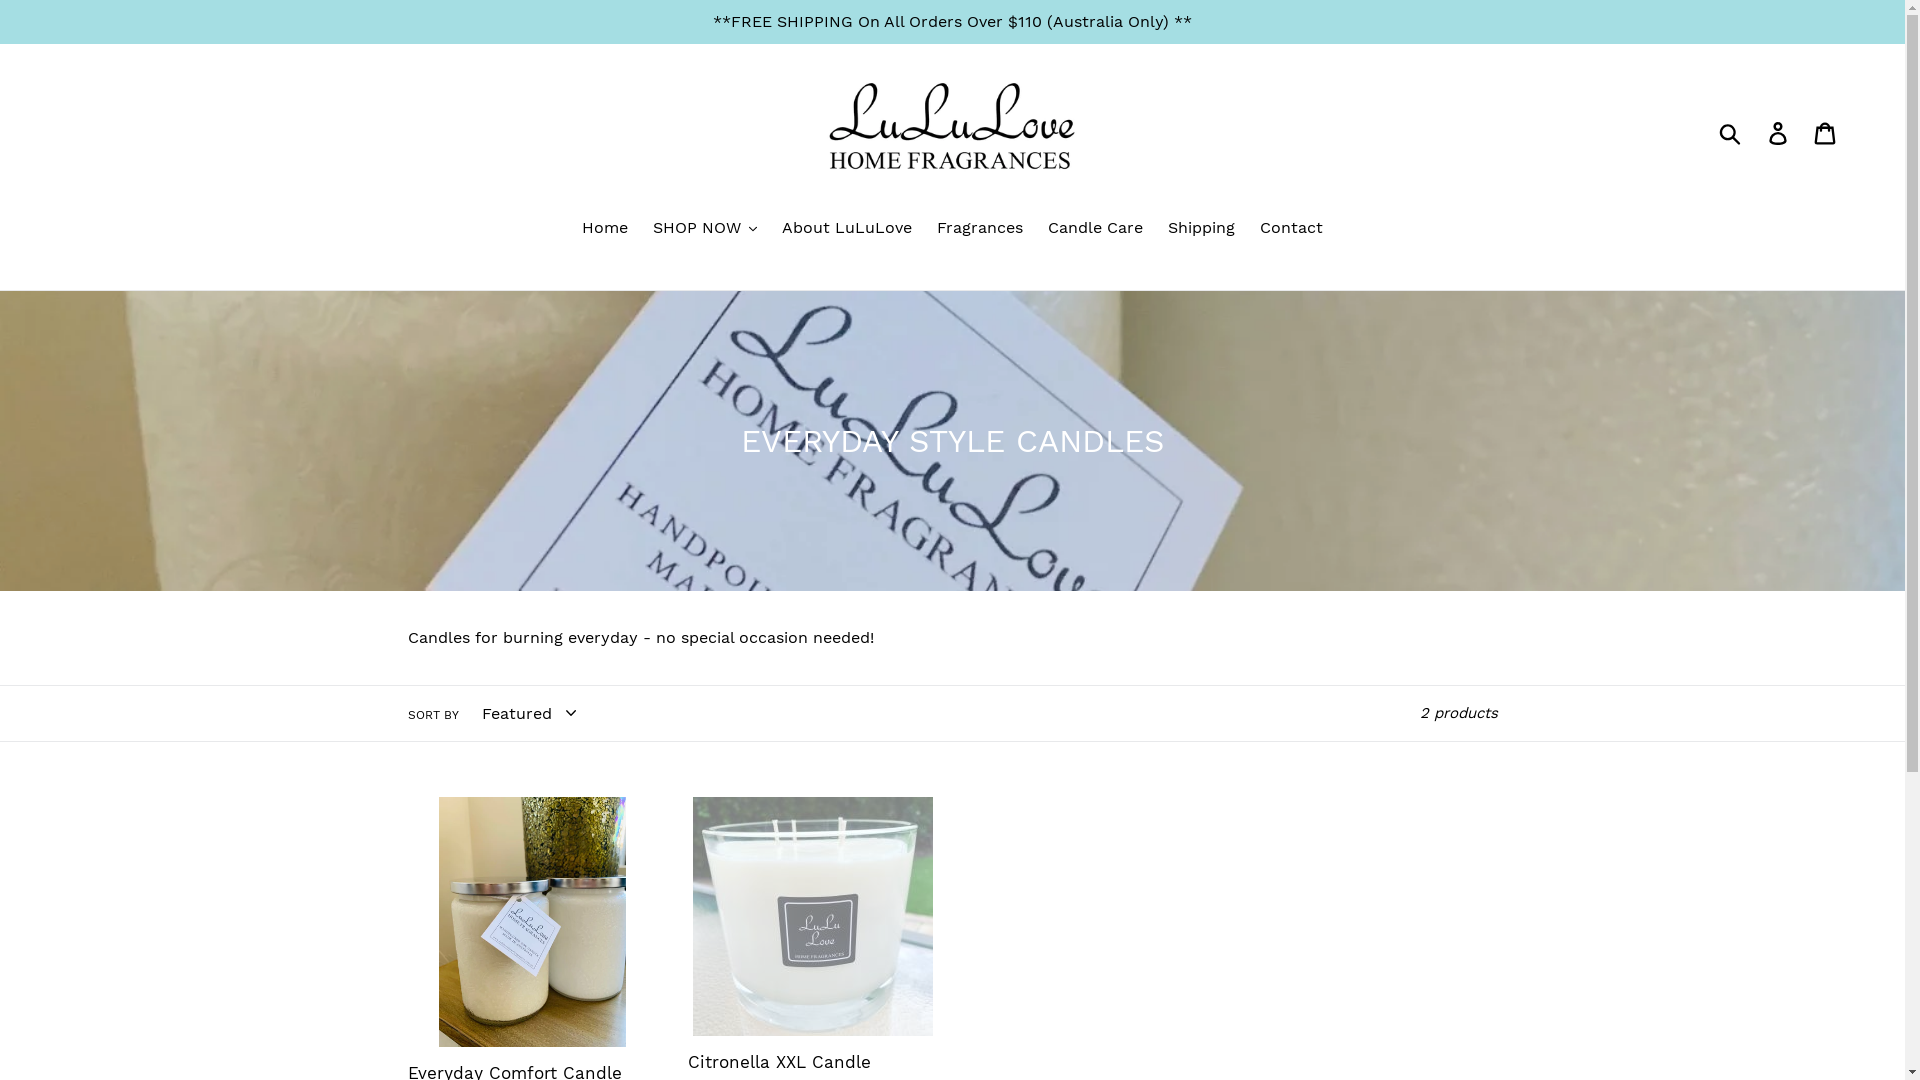 The image size is (1920, 1080). Describe the element at coordinates (1291, 228) in the screenshot. I see `'Contact'` at that location.